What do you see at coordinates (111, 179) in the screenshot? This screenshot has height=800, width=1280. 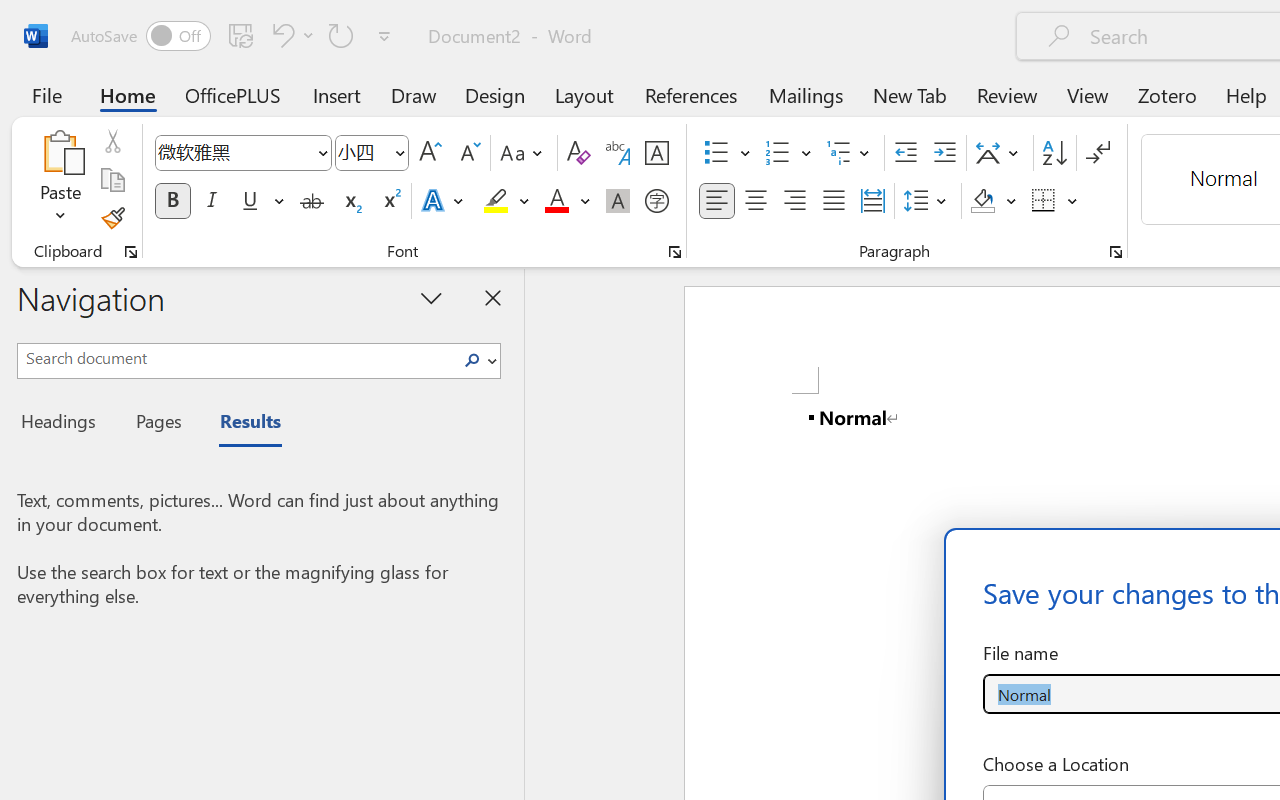 I see `'Copy'` at bounding box center [111, 179].